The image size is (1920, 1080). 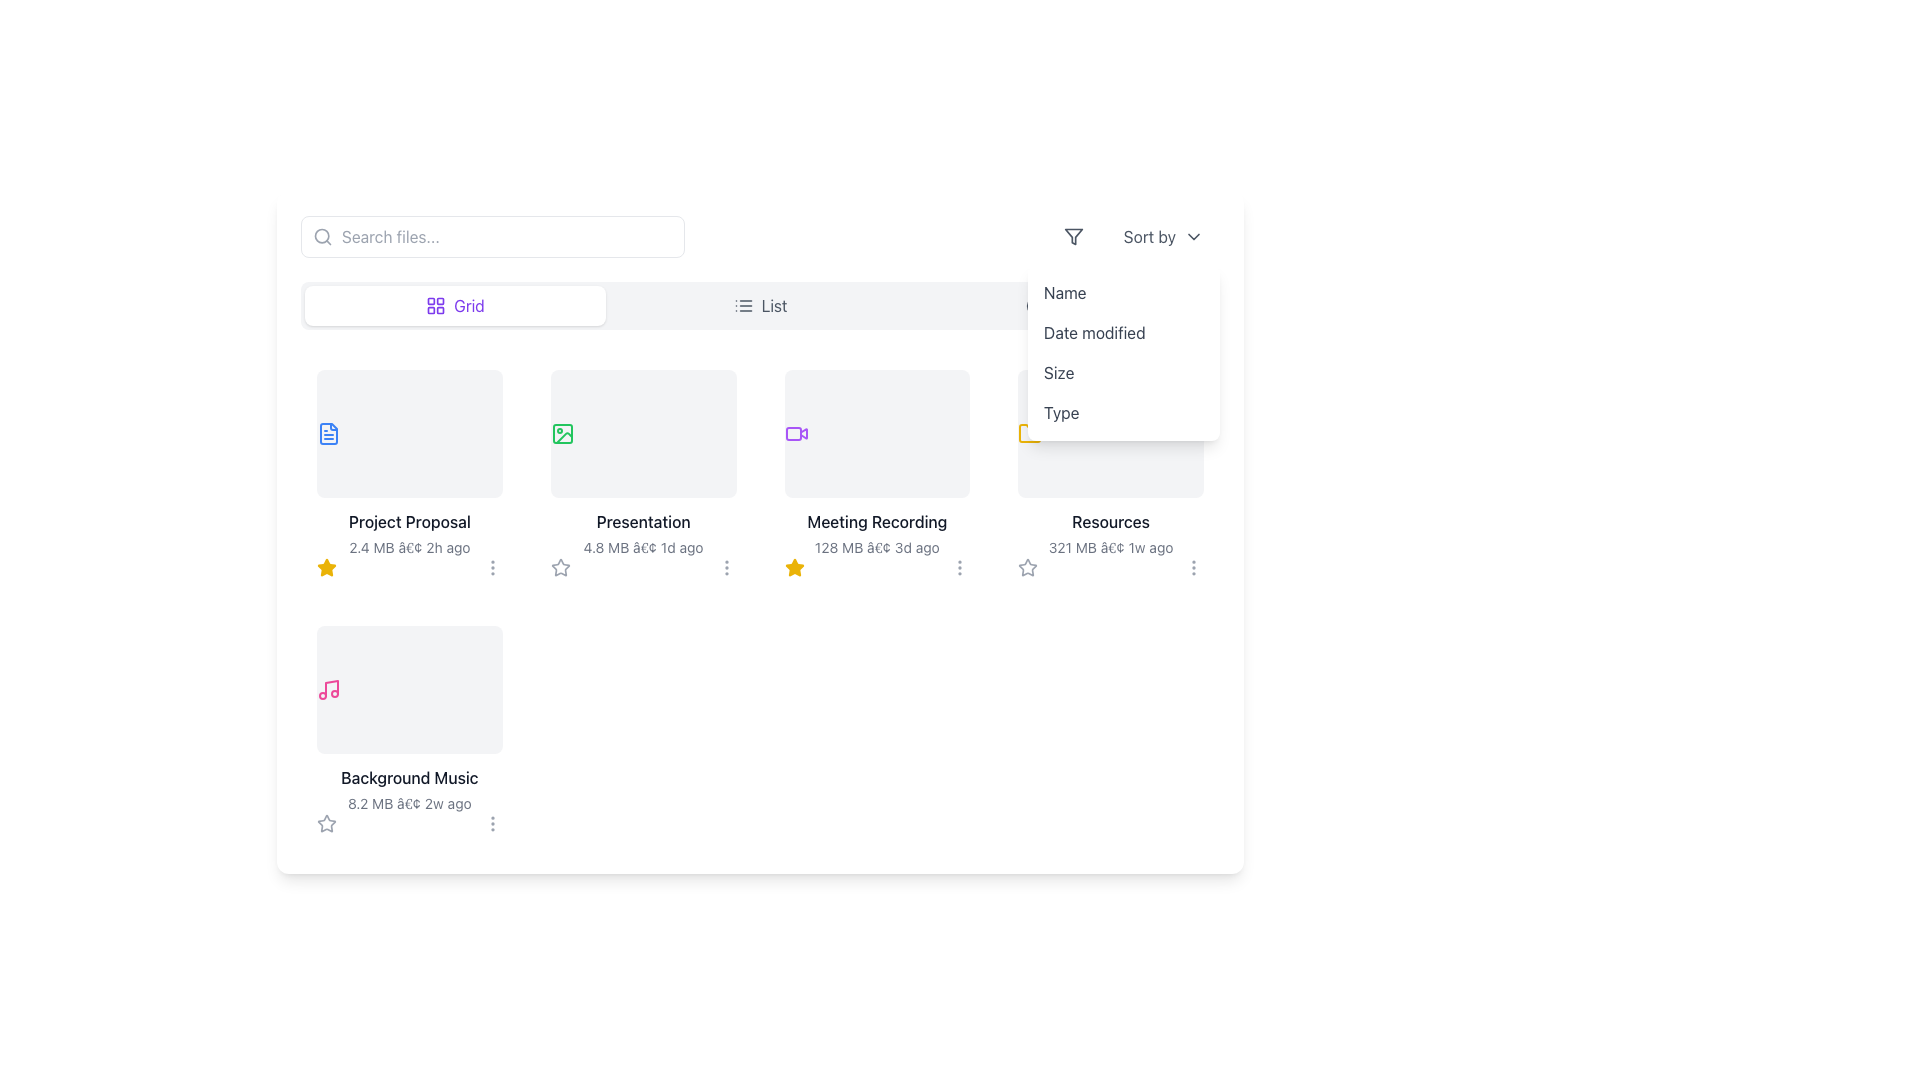 What do you see at coordinates (326, 567) in the screenshot?
I see `the star icon located in the second column of the second row of file listings` at bounding box center [326, 567].